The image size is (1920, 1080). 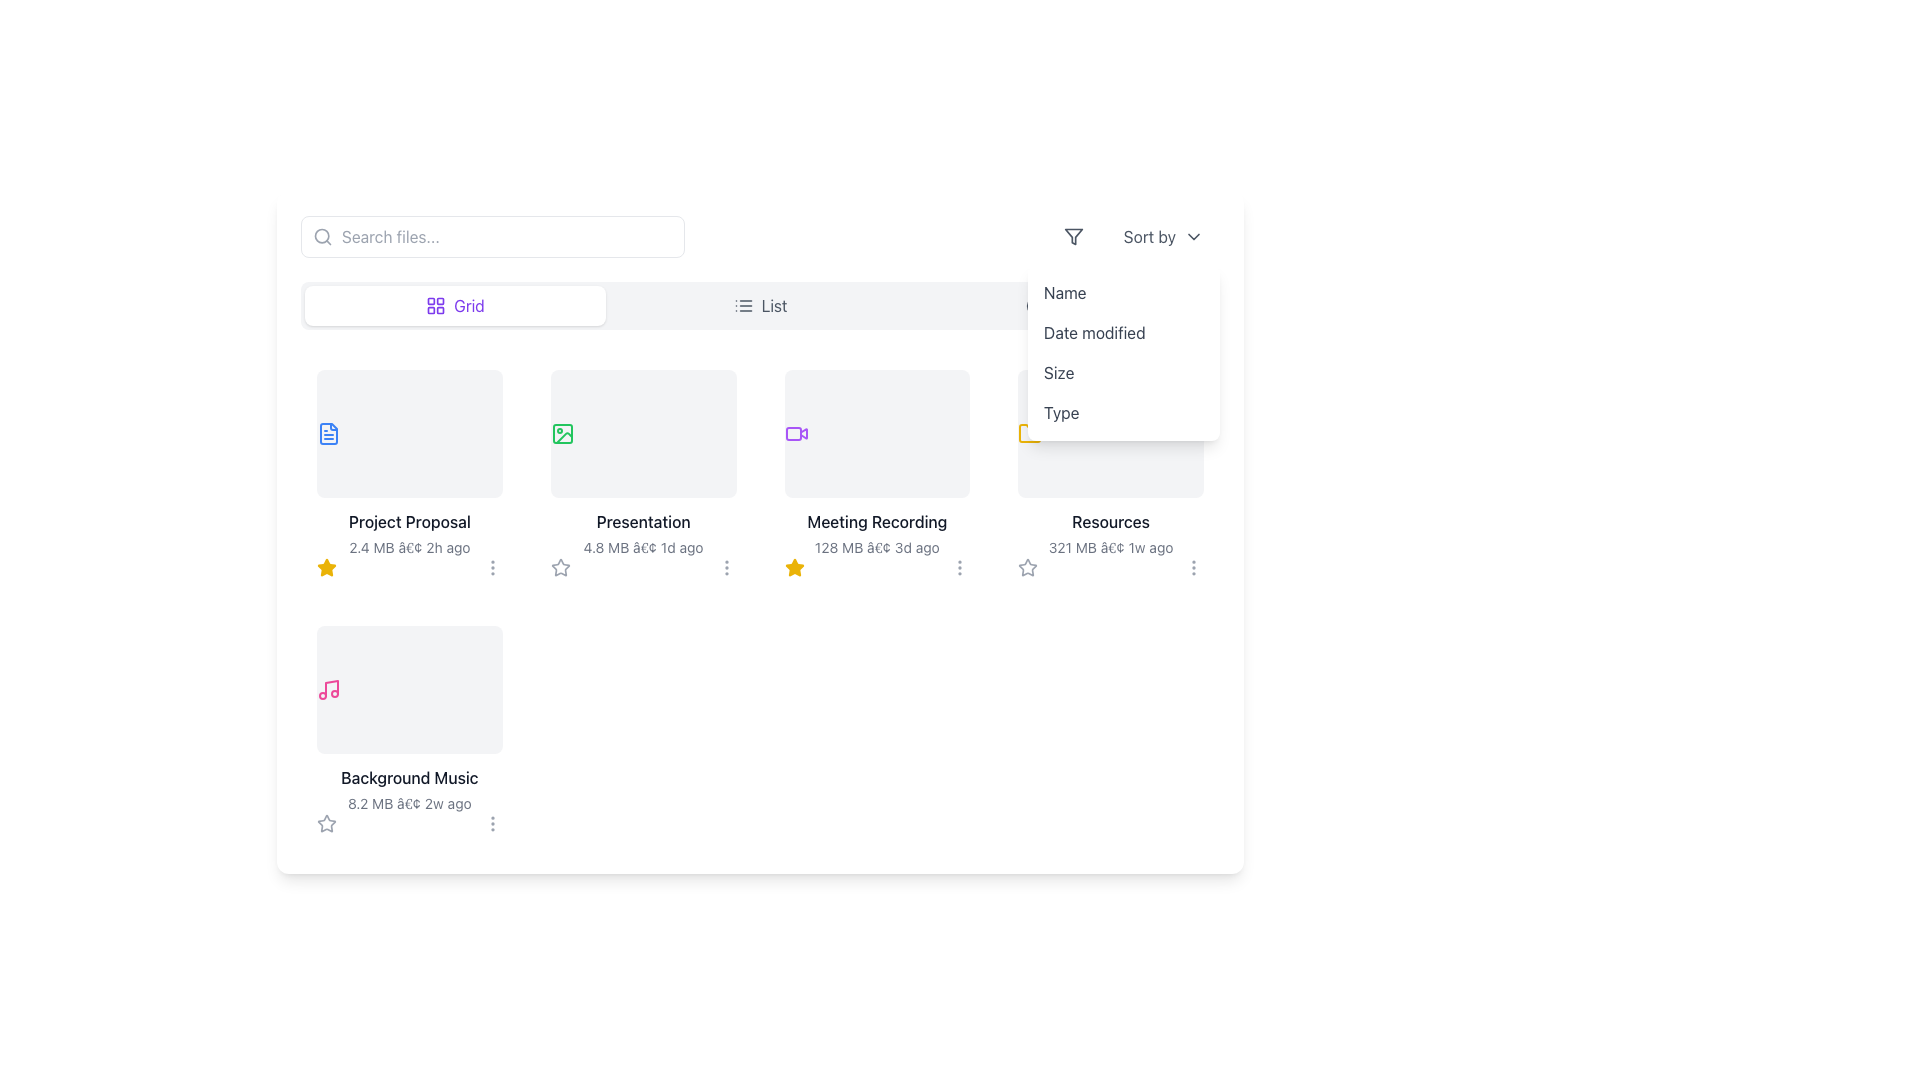 What do you see at coordinates (326, 567) in the screenshot?
I see `the star icon located in the second column of the second row of file listings` at bounding box center [326, 567].